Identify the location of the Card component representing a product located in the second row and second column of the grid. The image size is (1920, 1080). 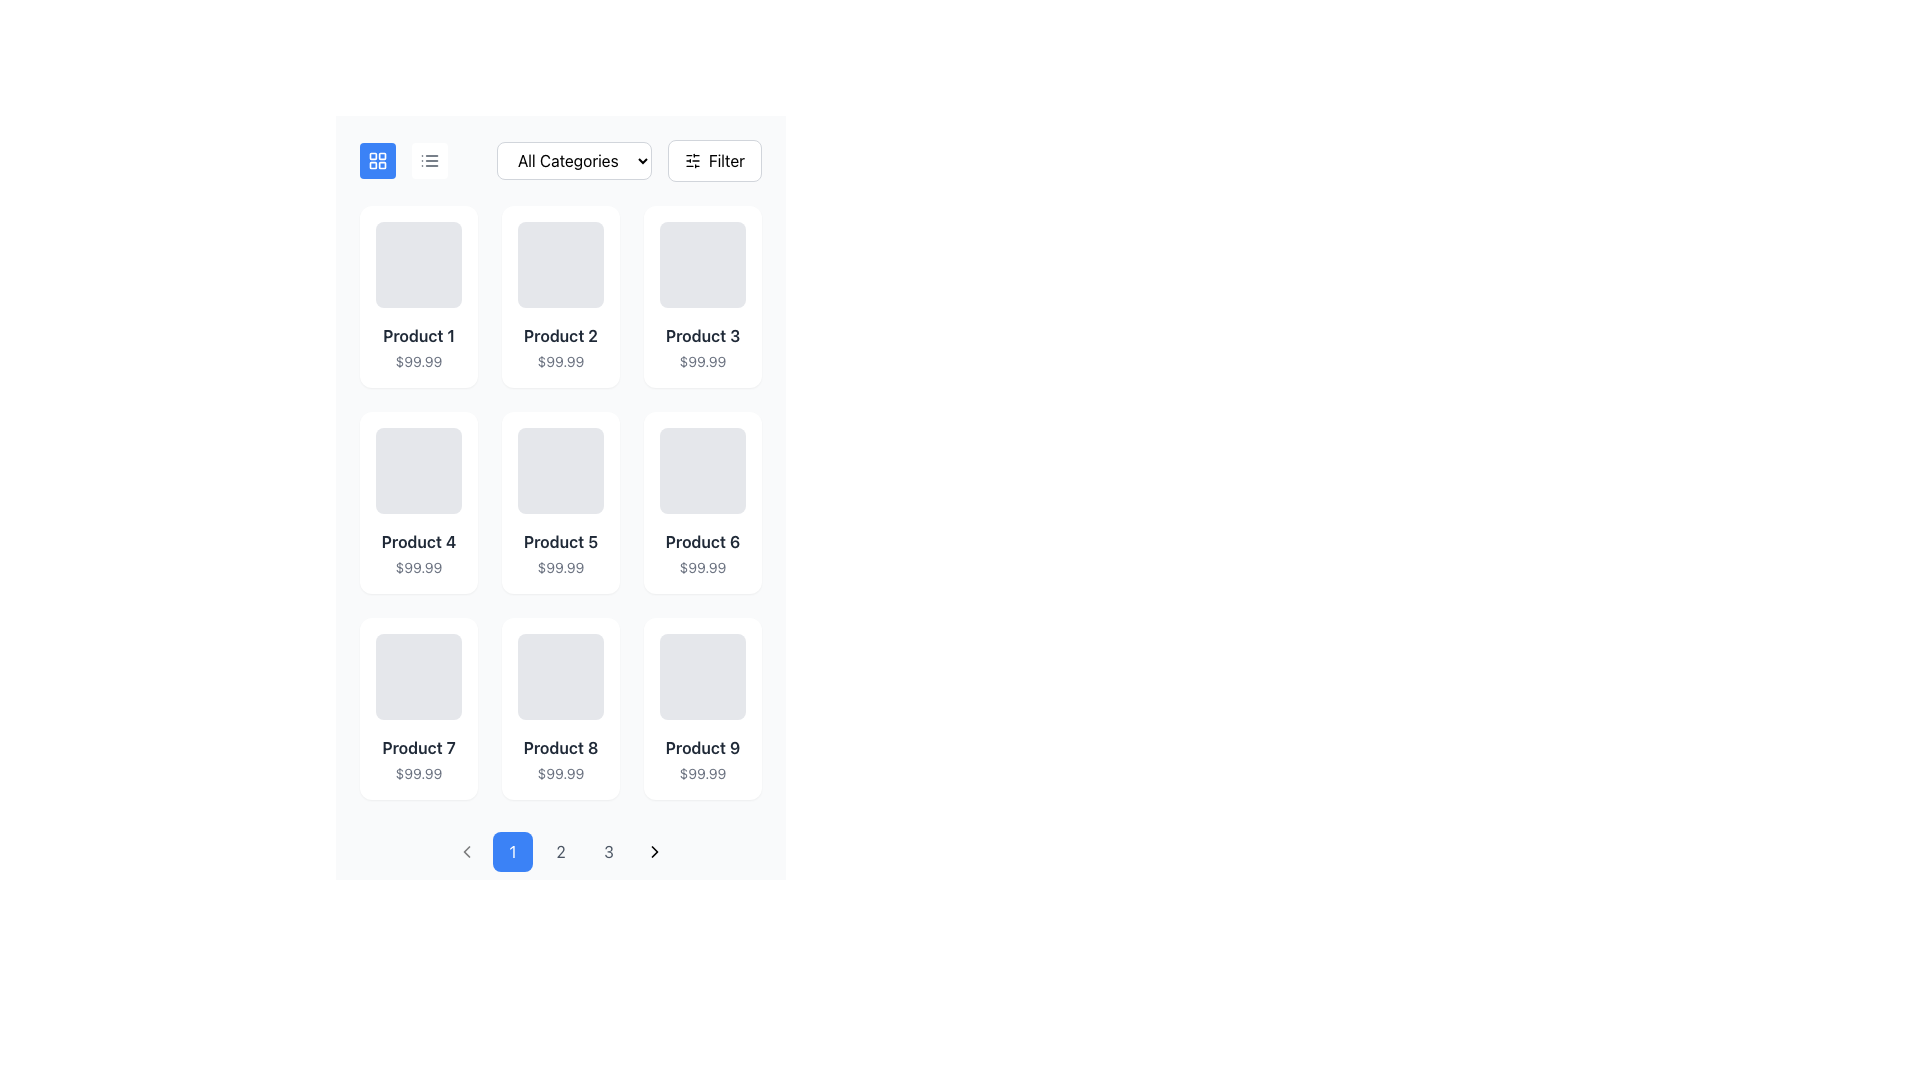
(560, 501).